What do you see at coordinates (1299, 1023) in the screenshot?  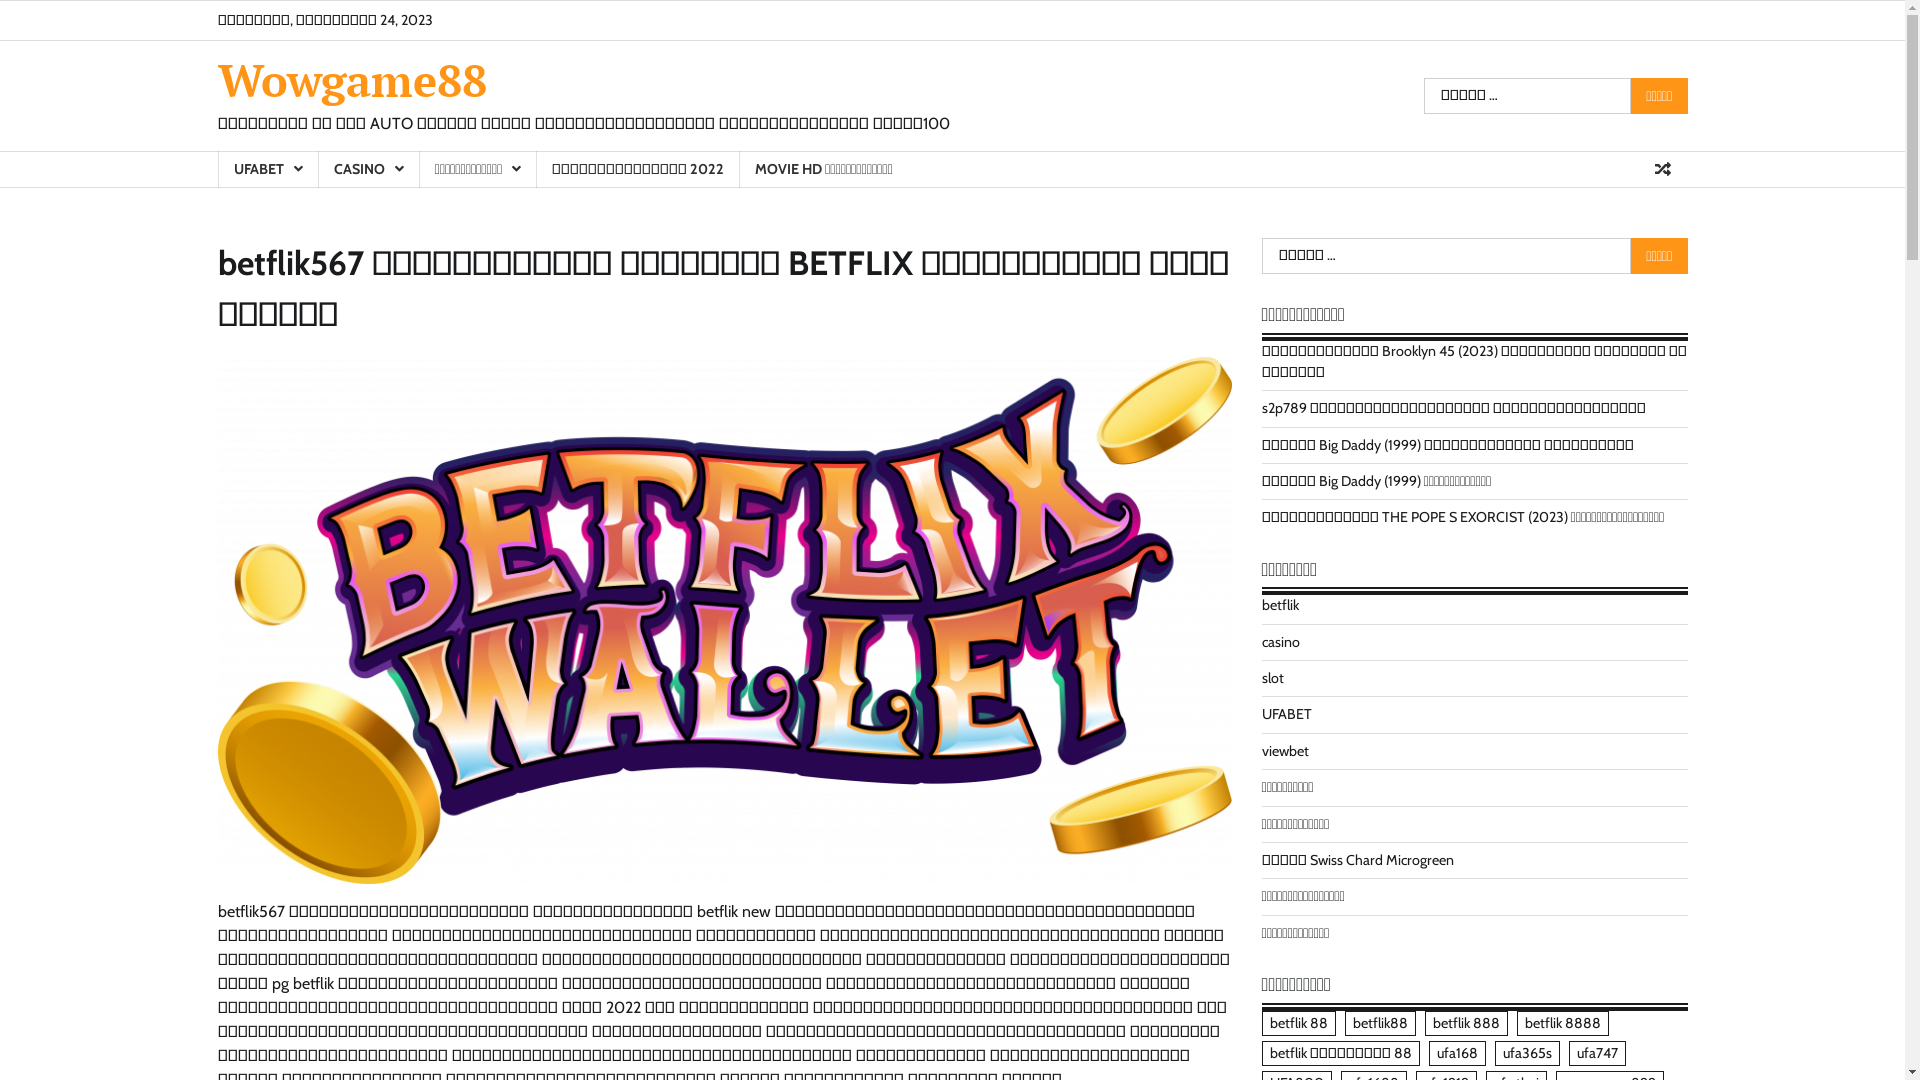 I see `'betflik 88'` at bounding box center [1299, 1023].